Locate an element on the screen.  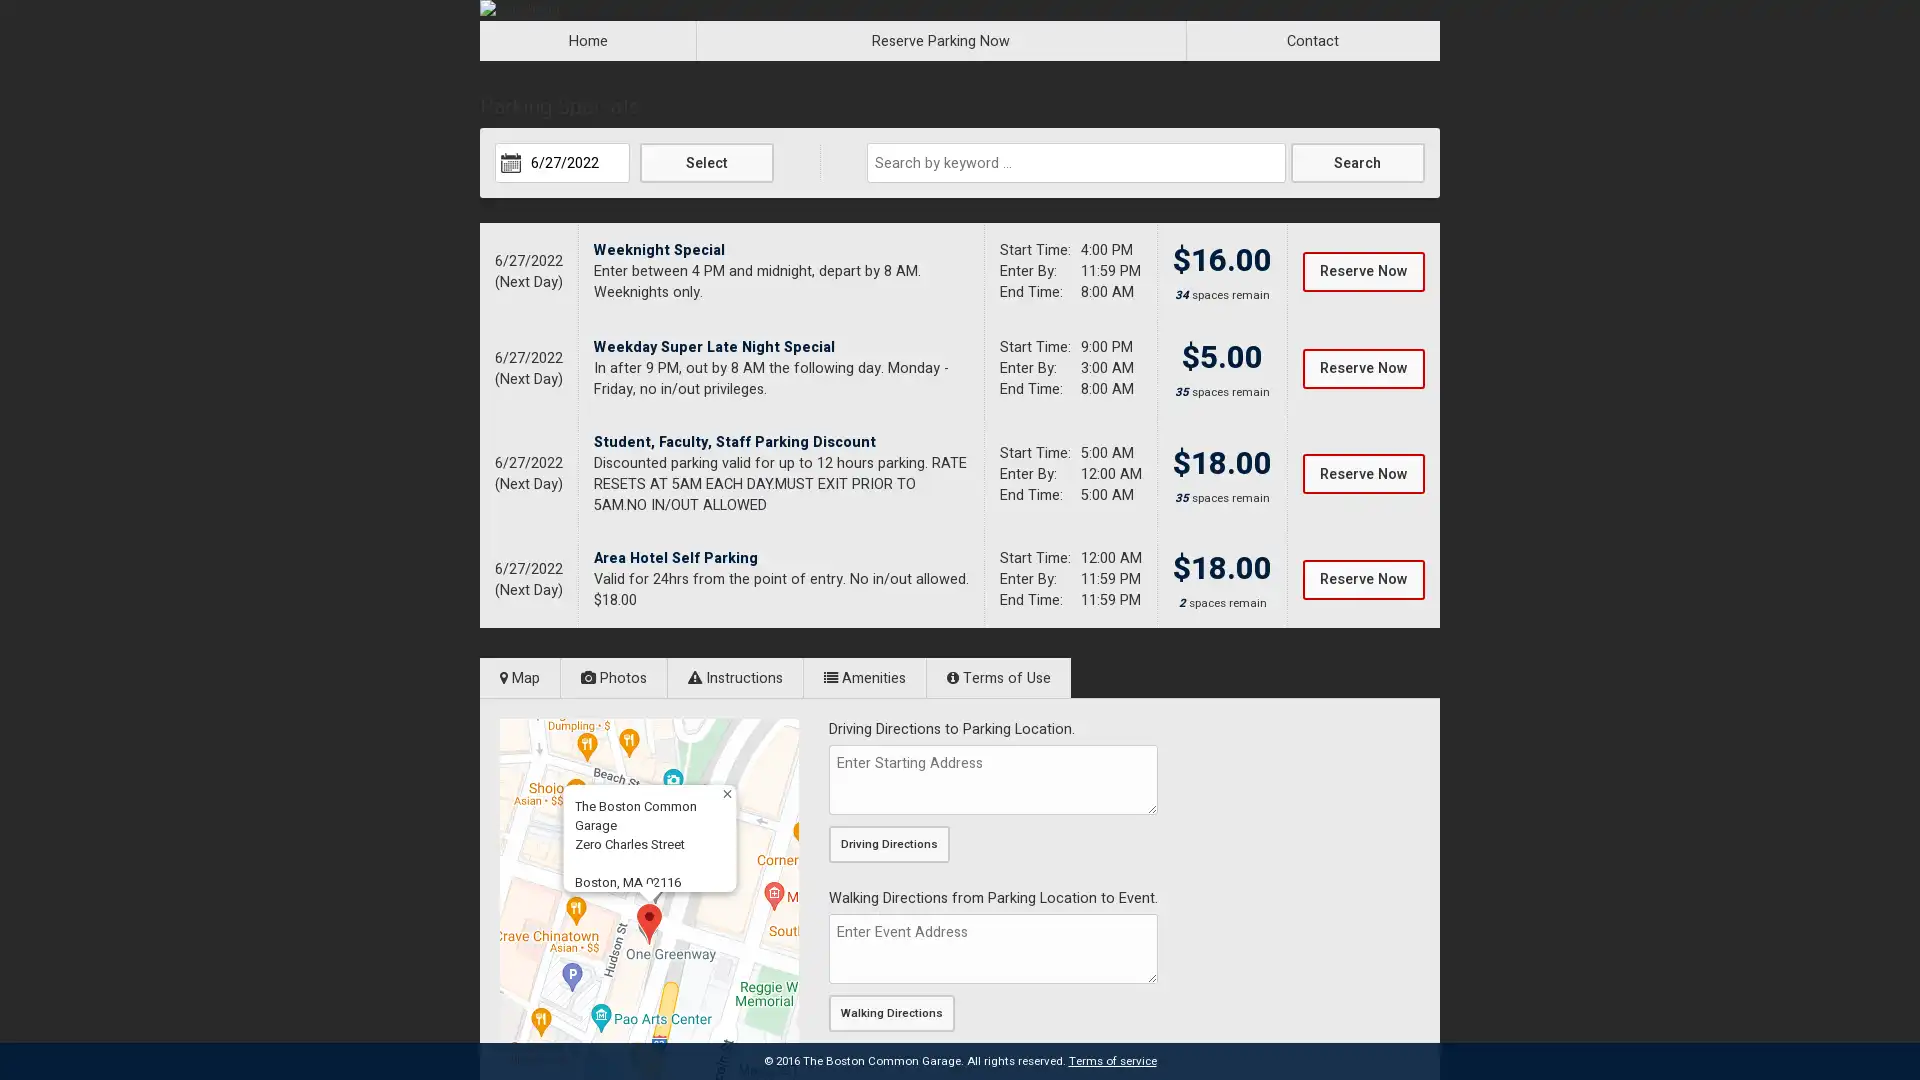
Reserve Now is located at coordinates (1362, 367).